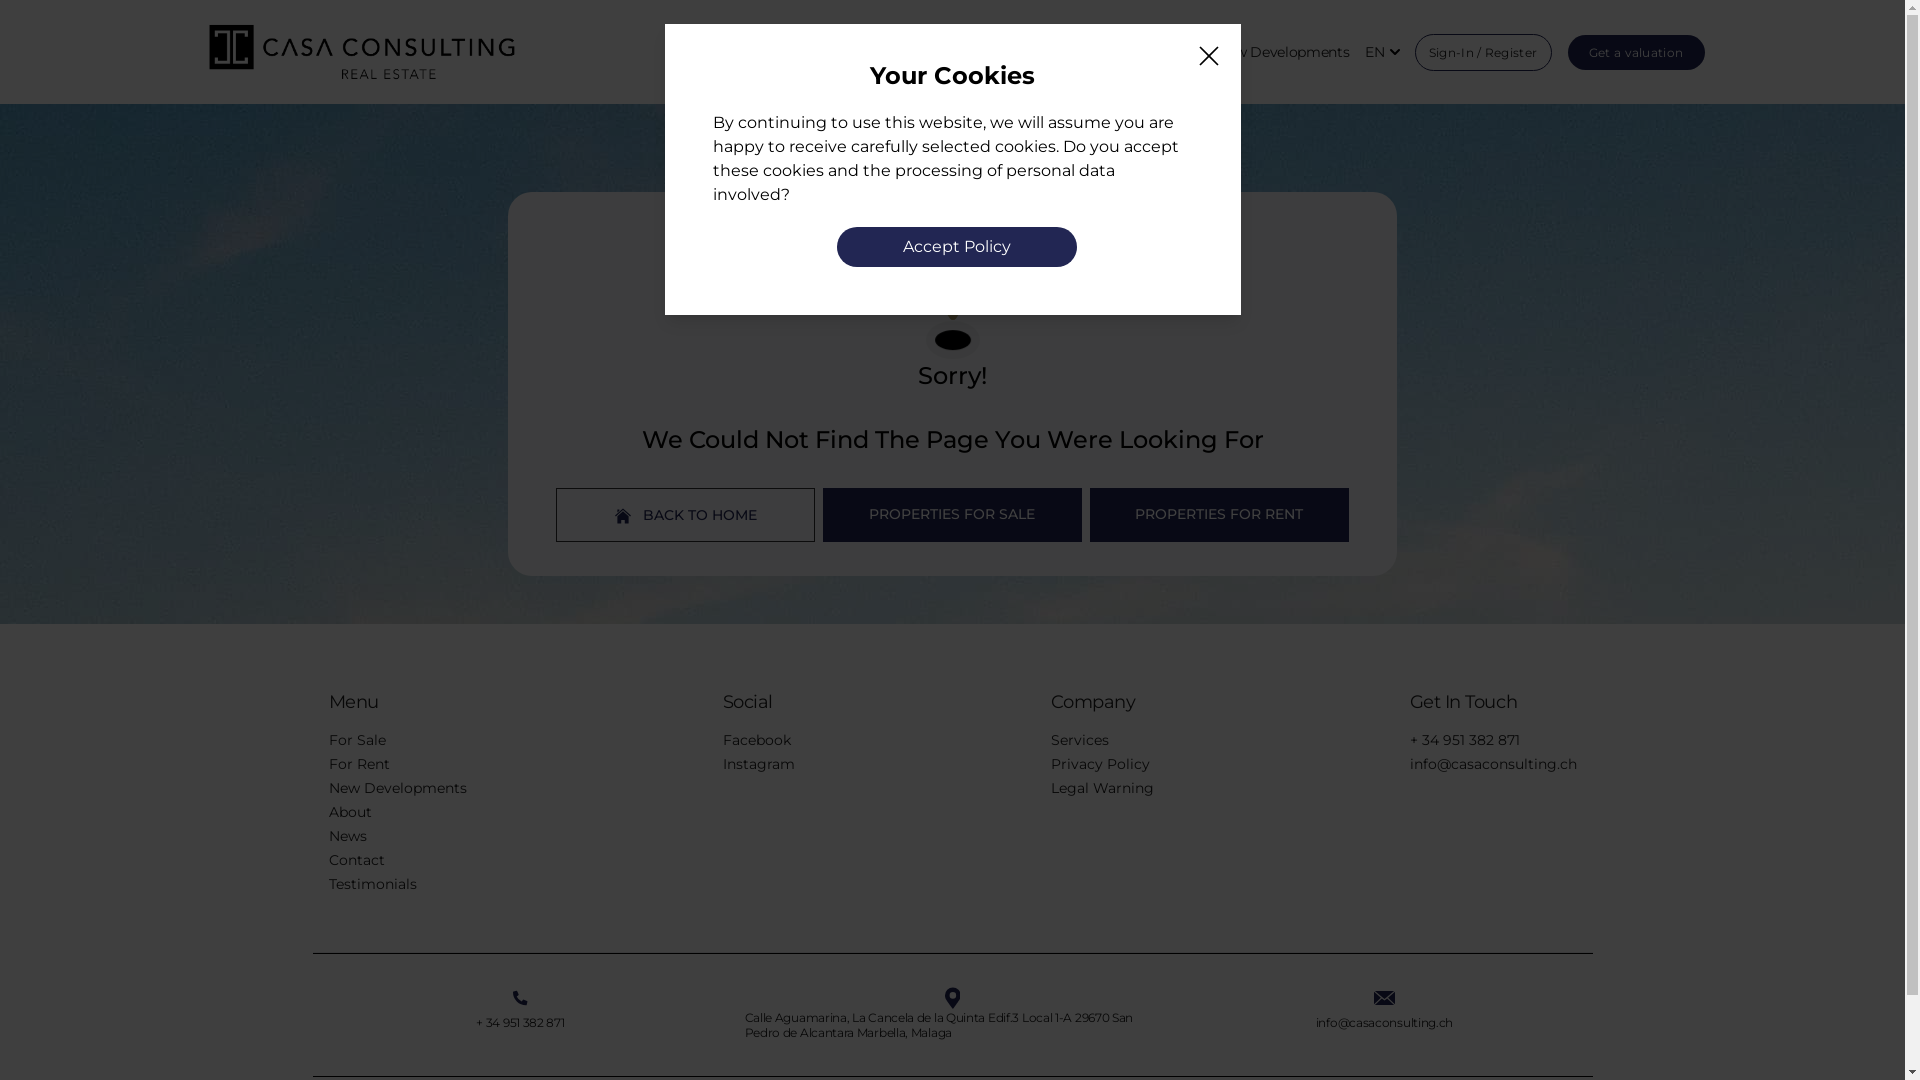 The image size is (1920, 1080). Describe the element at coordinates (1464, 740) in the screenshot. I see `'+ 34 951 382 871'` at that location.